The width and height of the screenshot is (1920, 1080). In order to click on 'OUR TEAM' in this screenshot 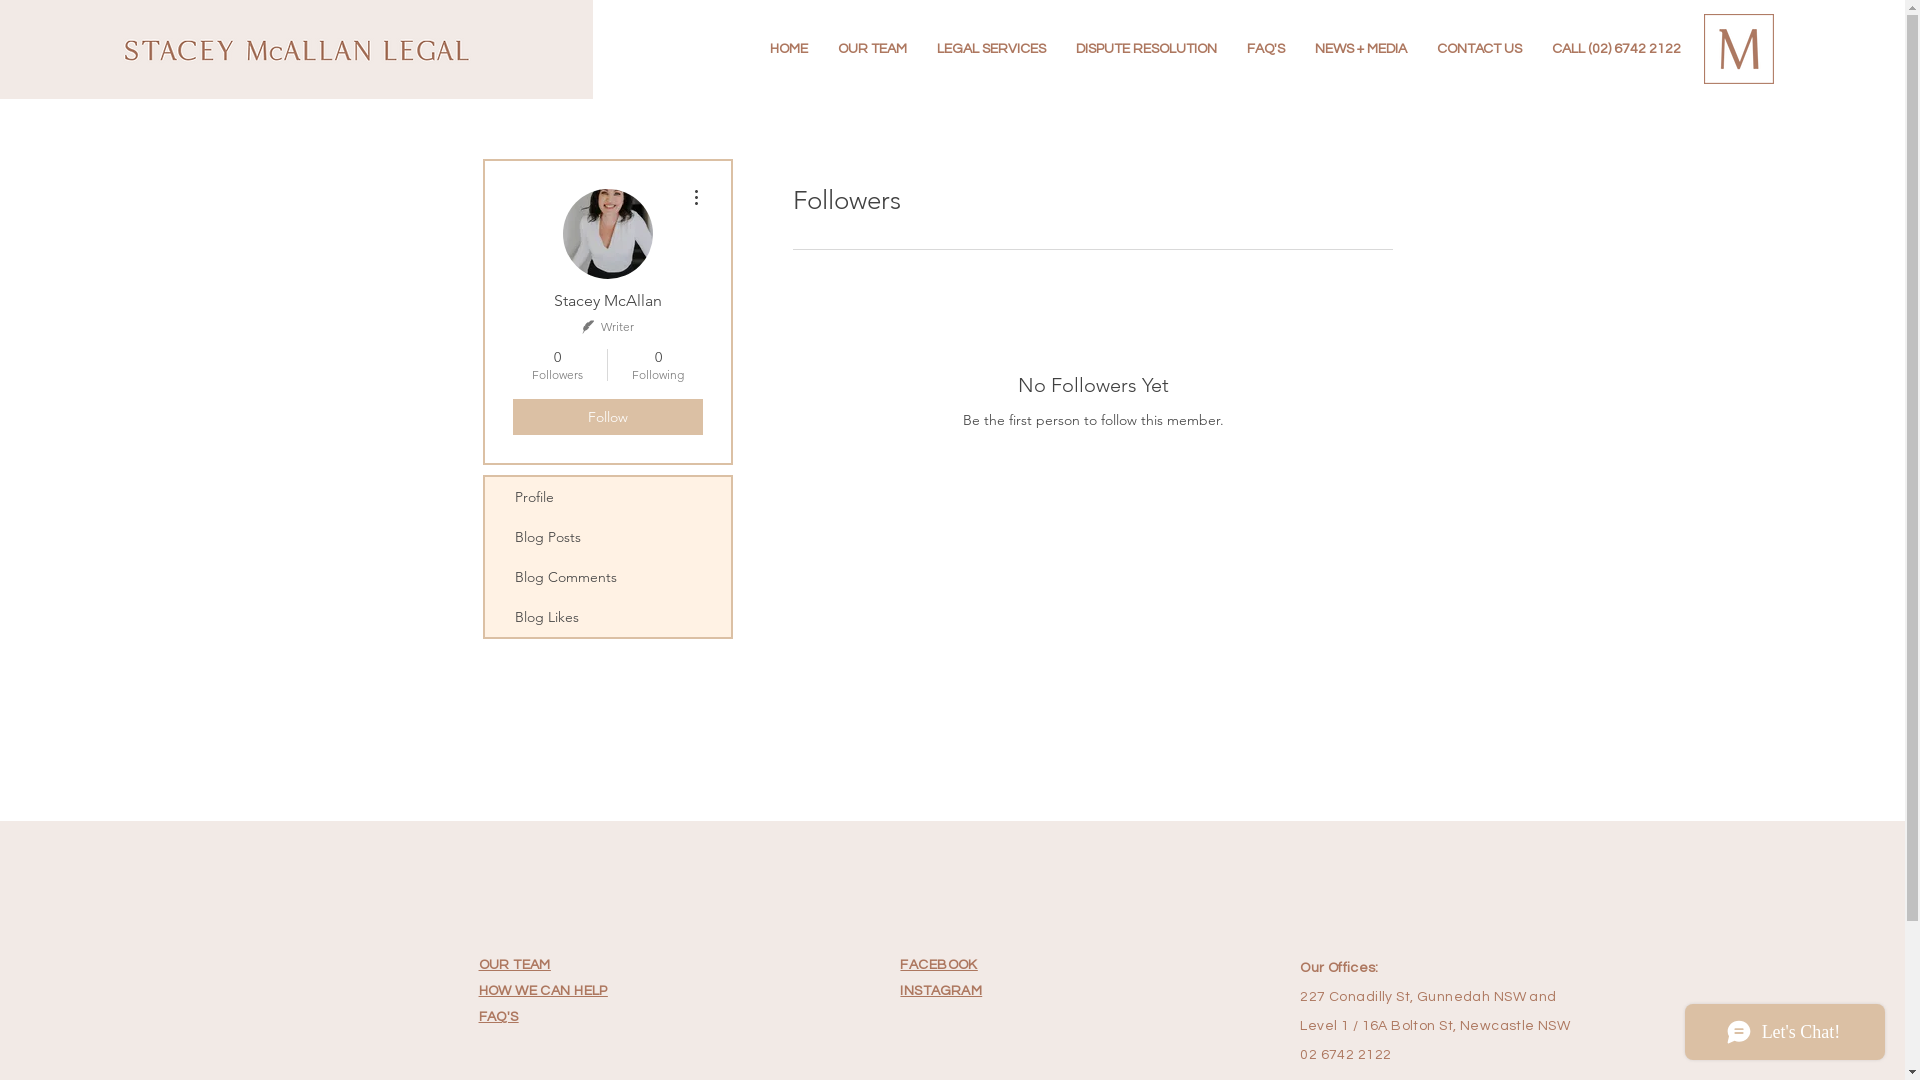, I will do `click(822, 48)`.